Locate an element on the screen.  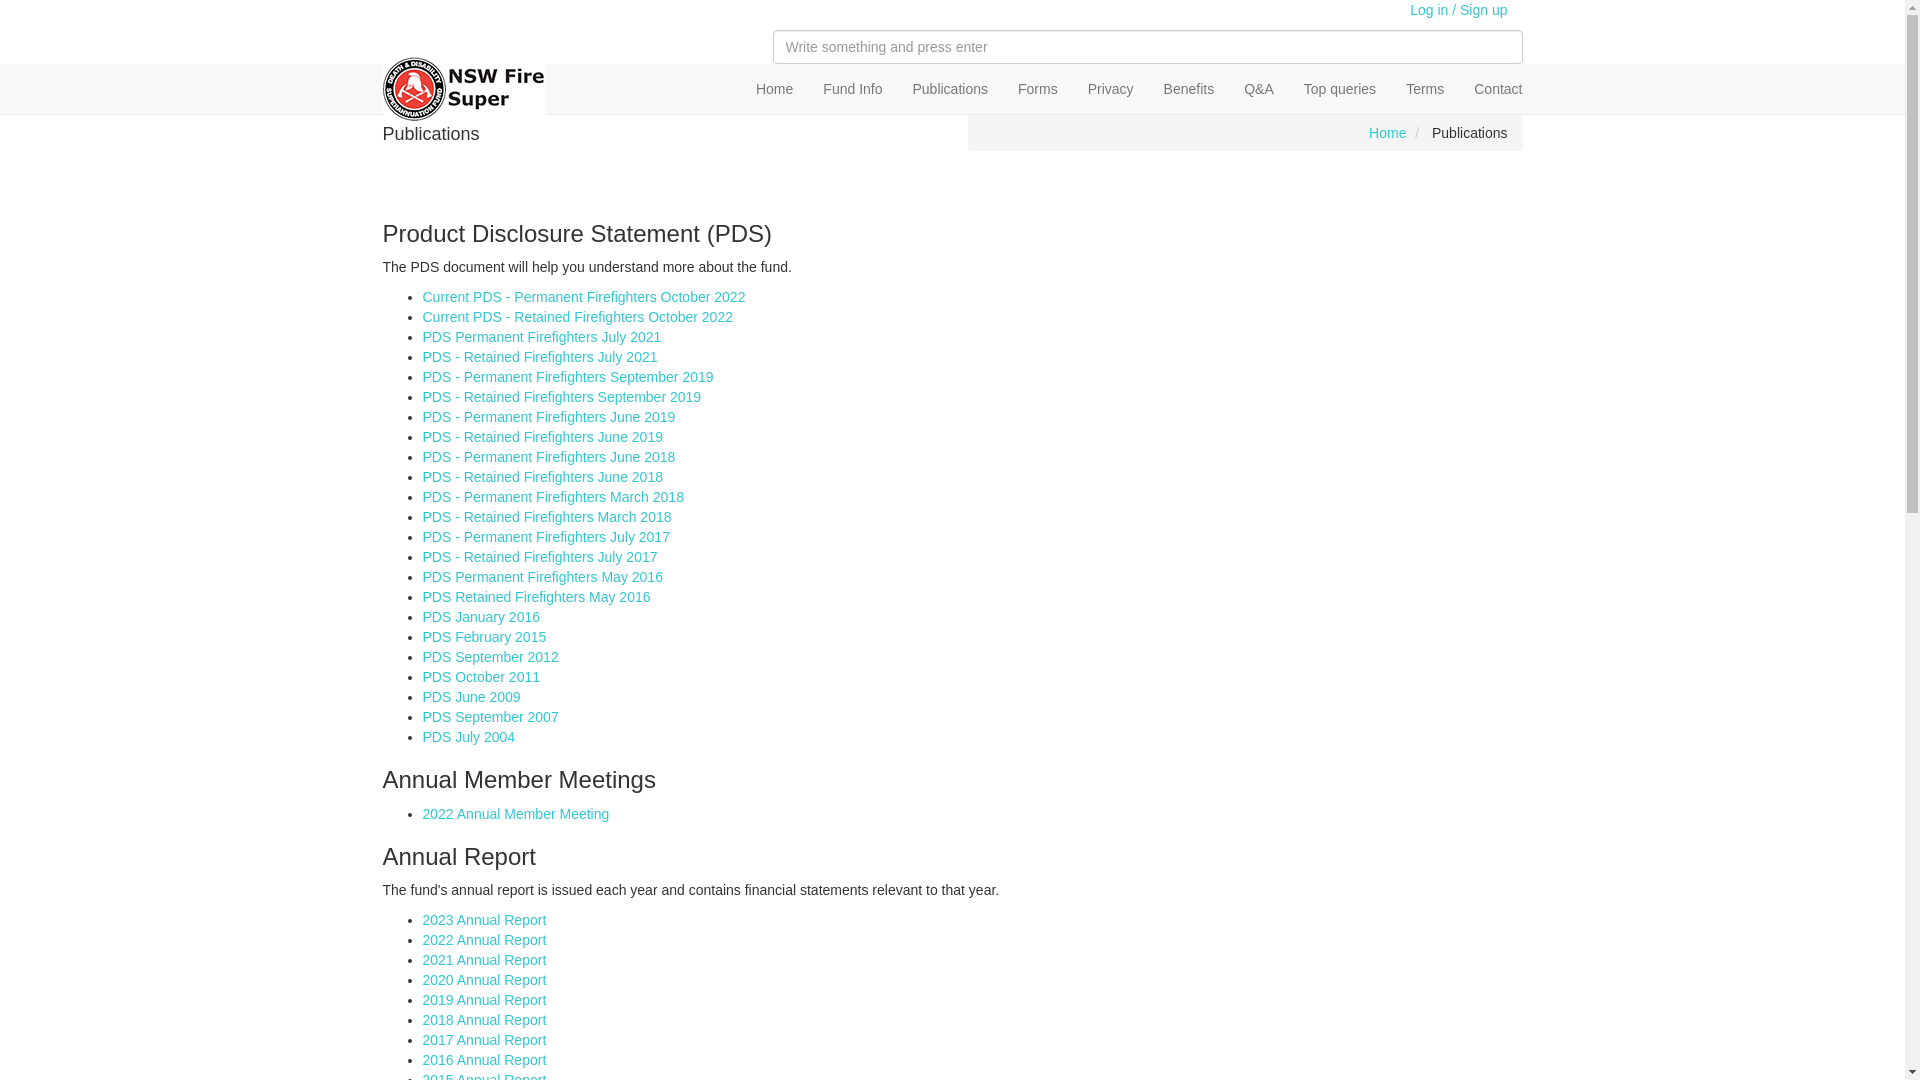
'2017 Annual Report' is located at coordinates (484, 1039).